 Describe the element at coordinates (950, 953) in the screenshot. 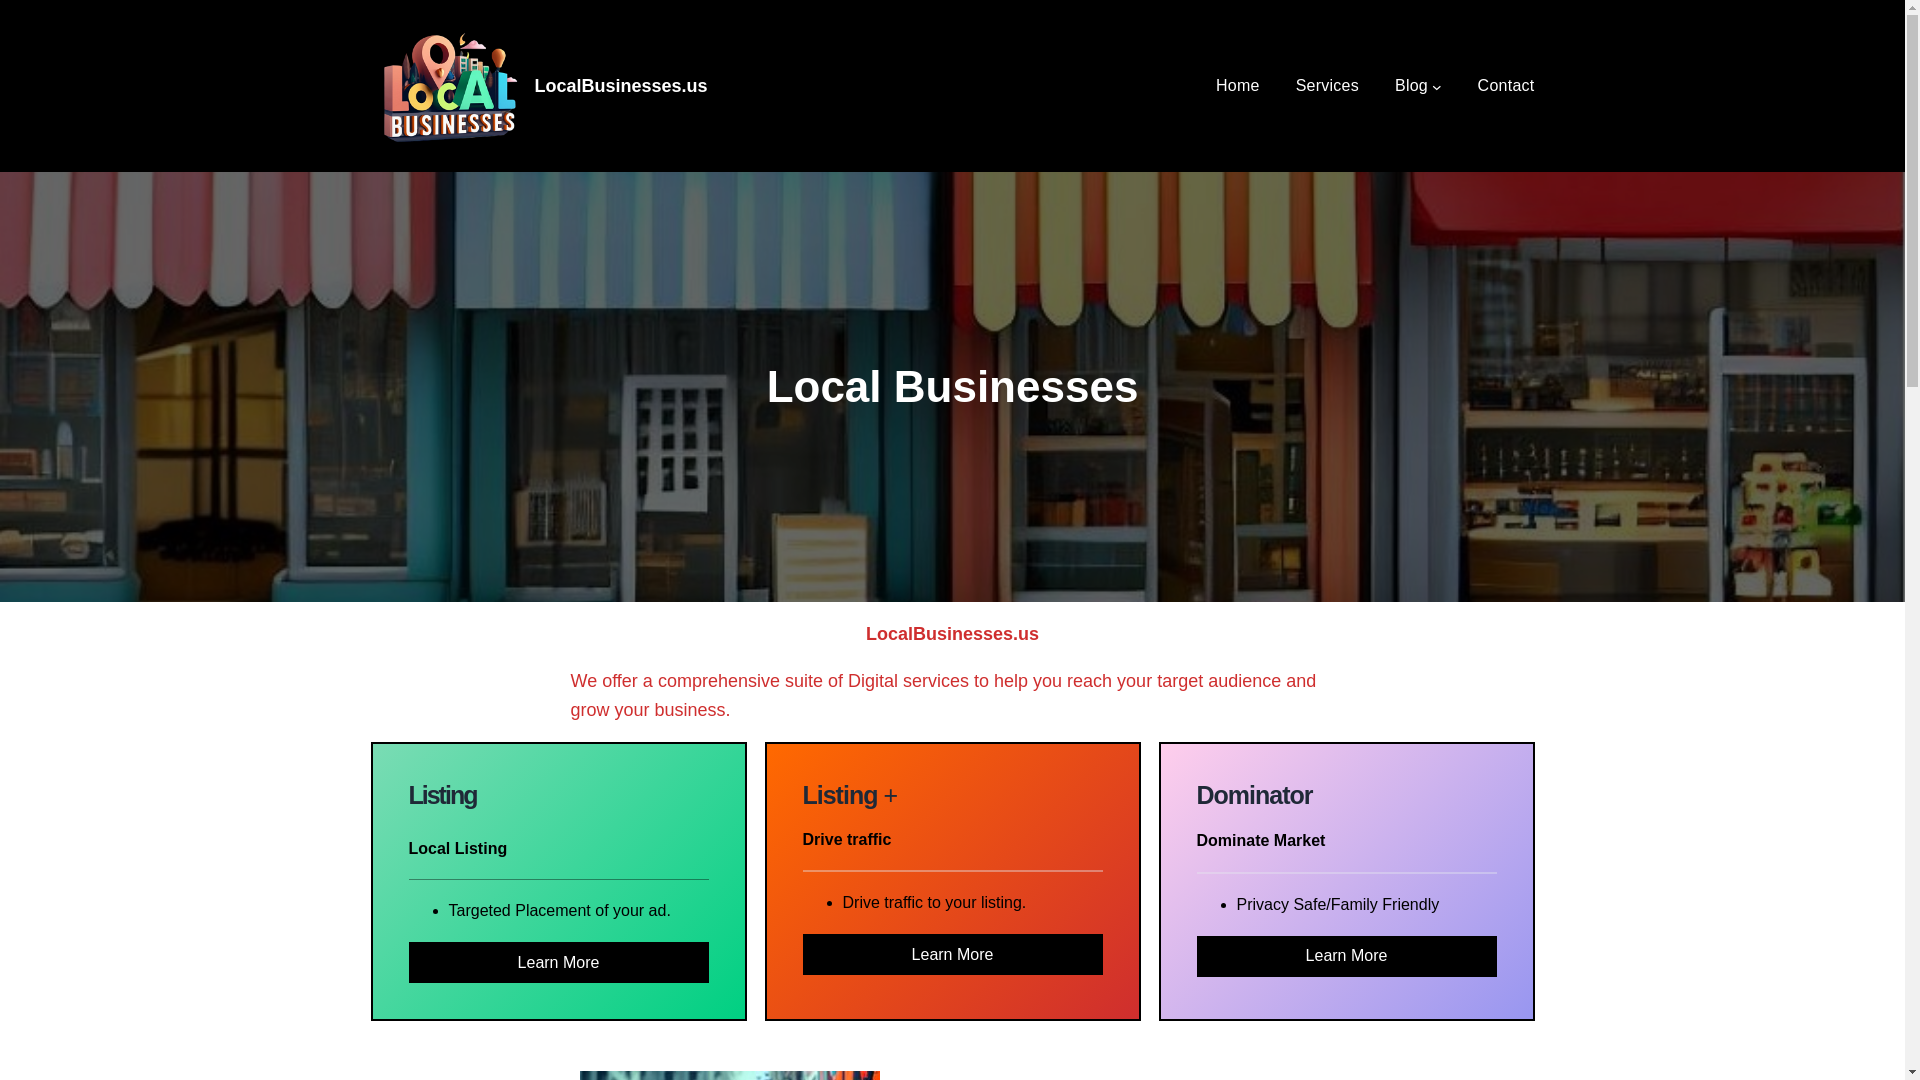

I see `'Learn More'` at that location.